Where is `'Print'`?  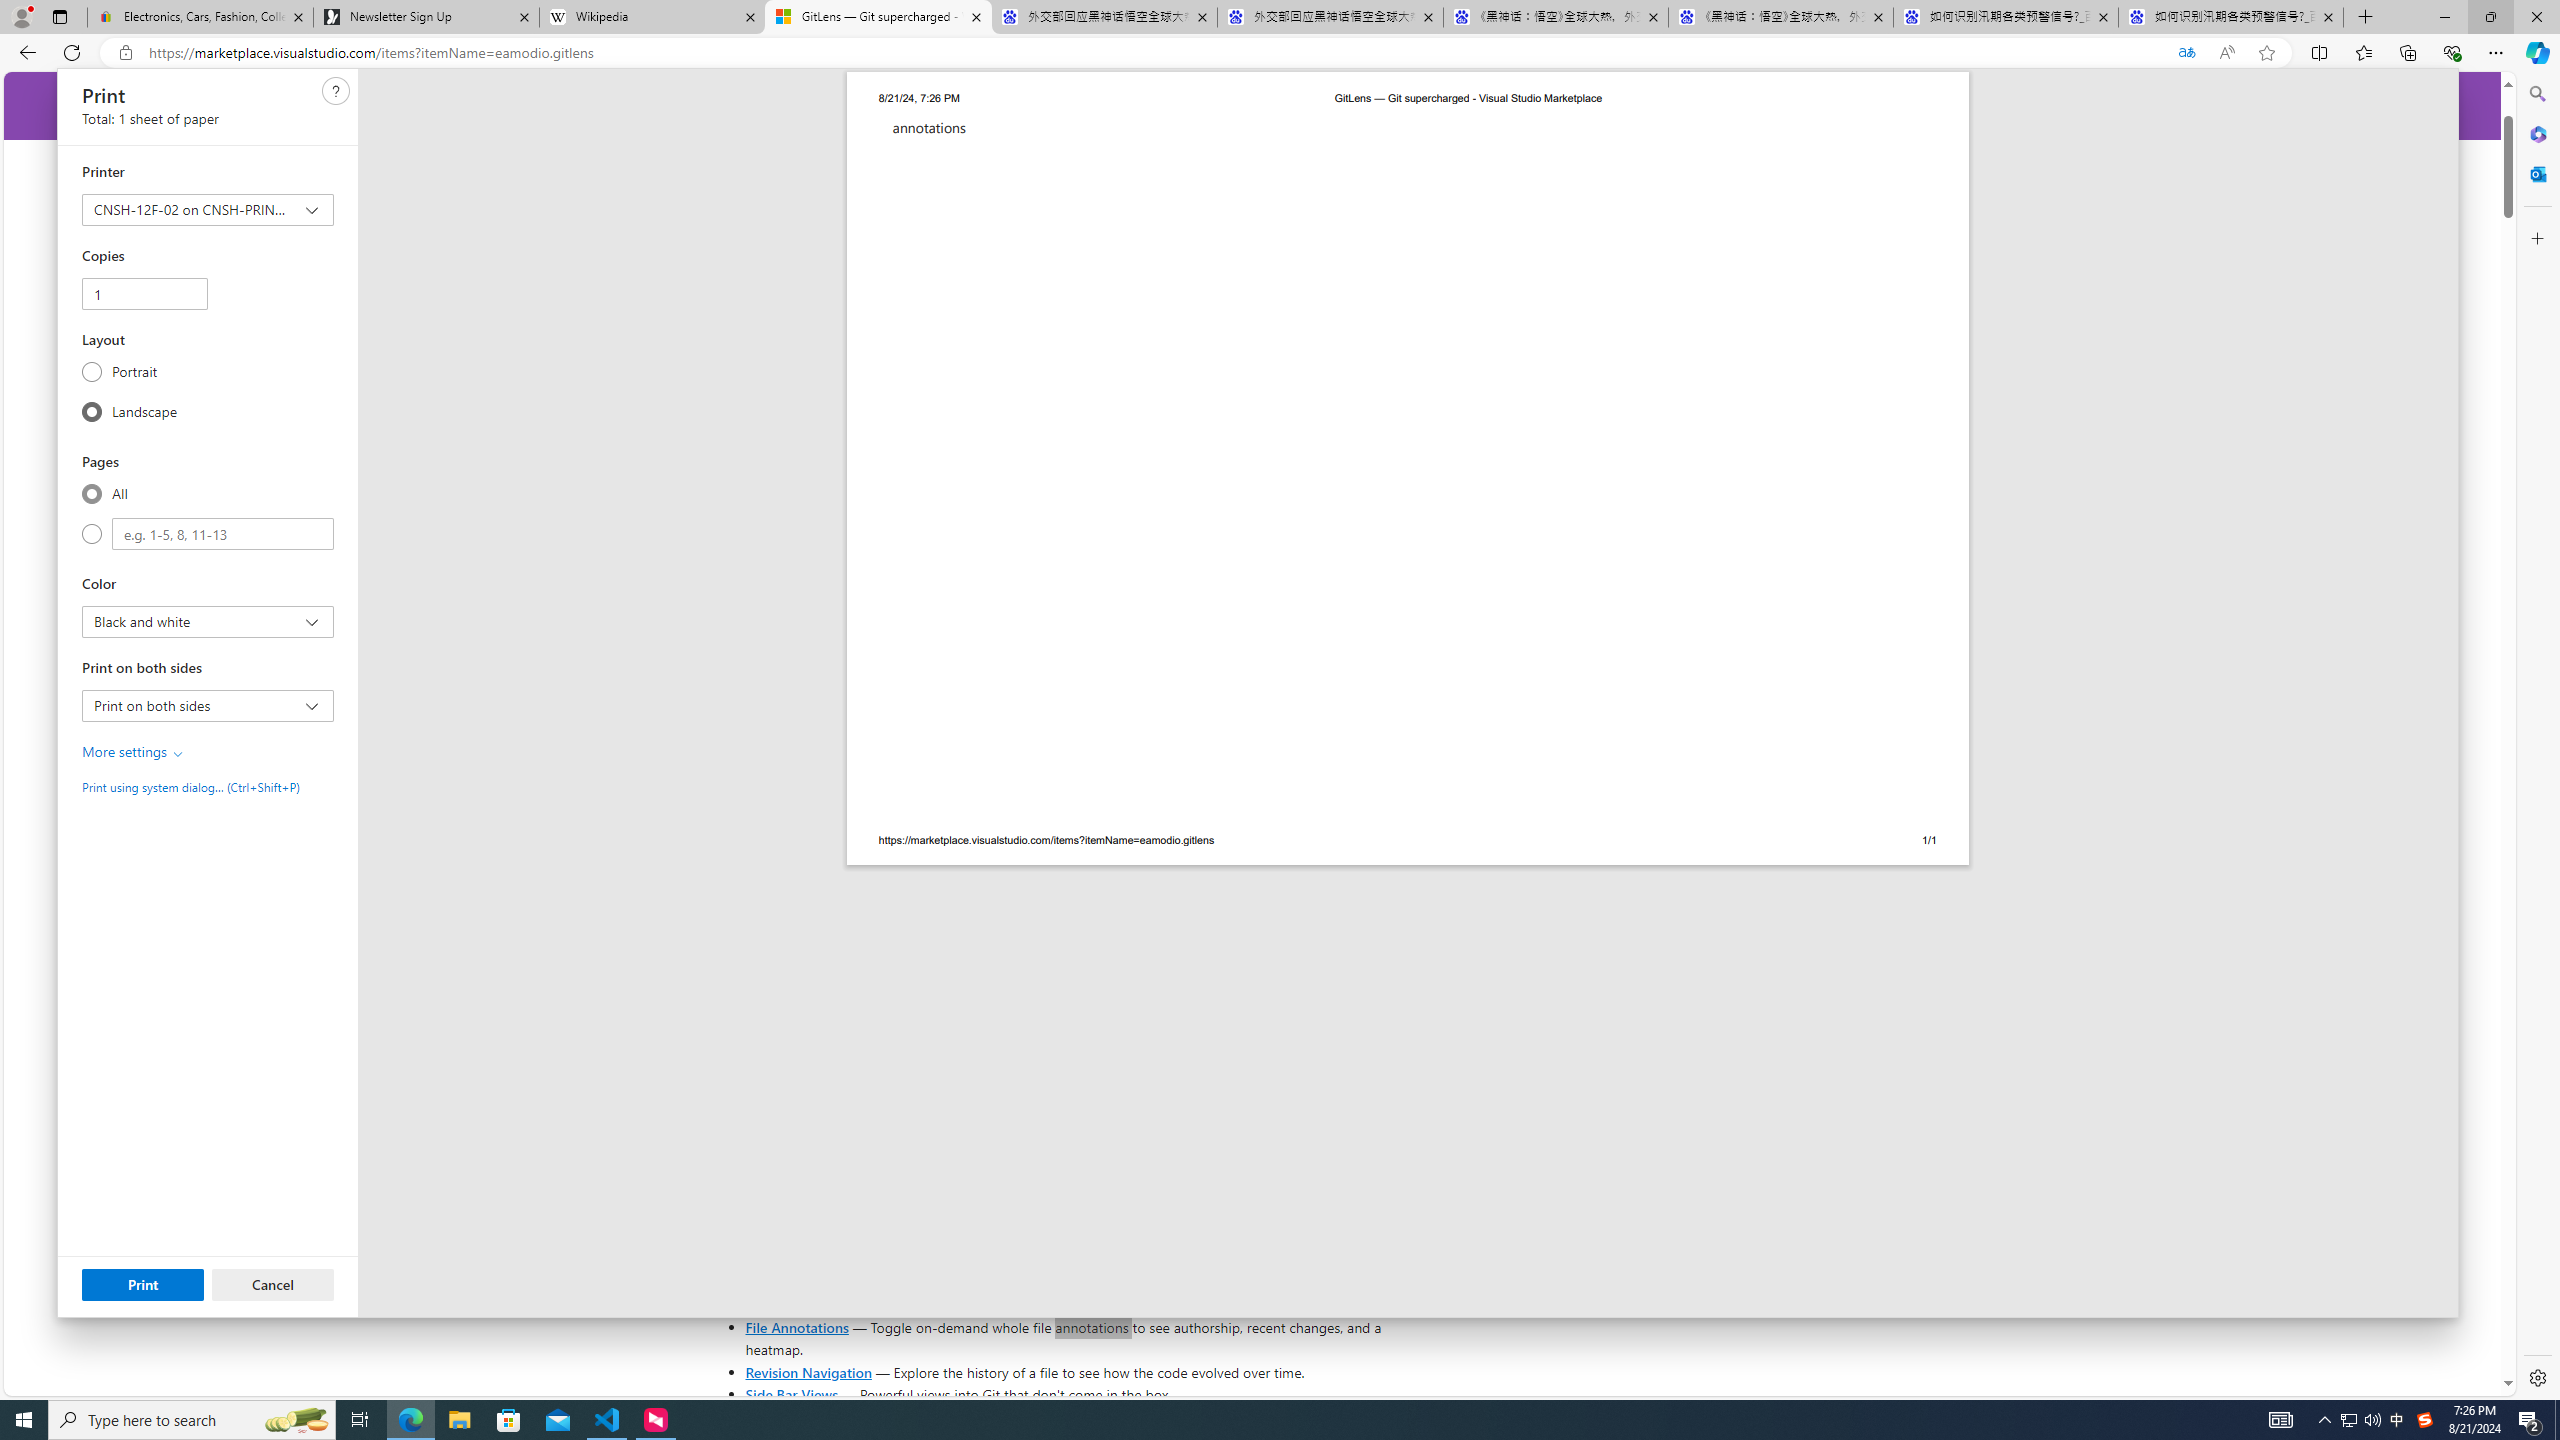
'Print' is located at coordinates (142, 1283).